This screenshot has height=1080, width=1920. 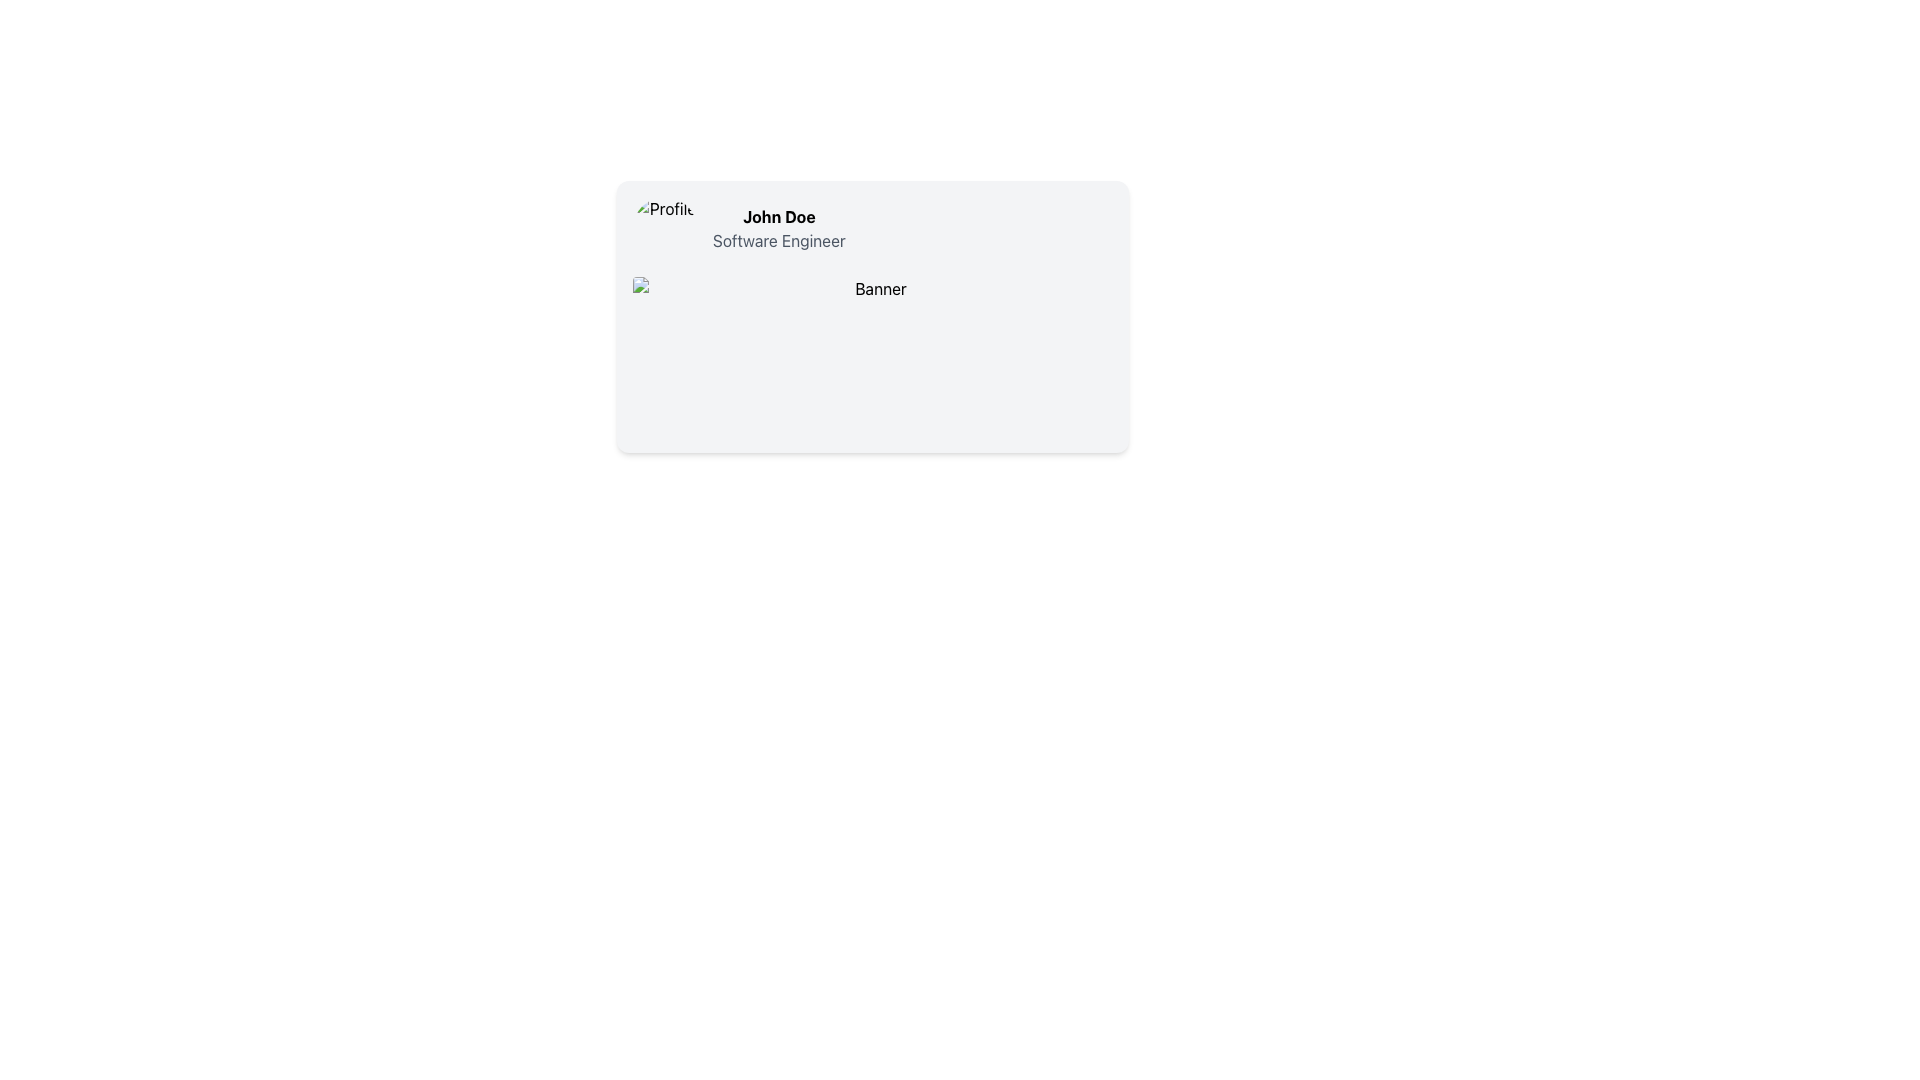 What do you see at coordinates (778, 239) in the screenshot?
I see `the job title text associated with 'John Doe'` at bounding box center [778, 239].